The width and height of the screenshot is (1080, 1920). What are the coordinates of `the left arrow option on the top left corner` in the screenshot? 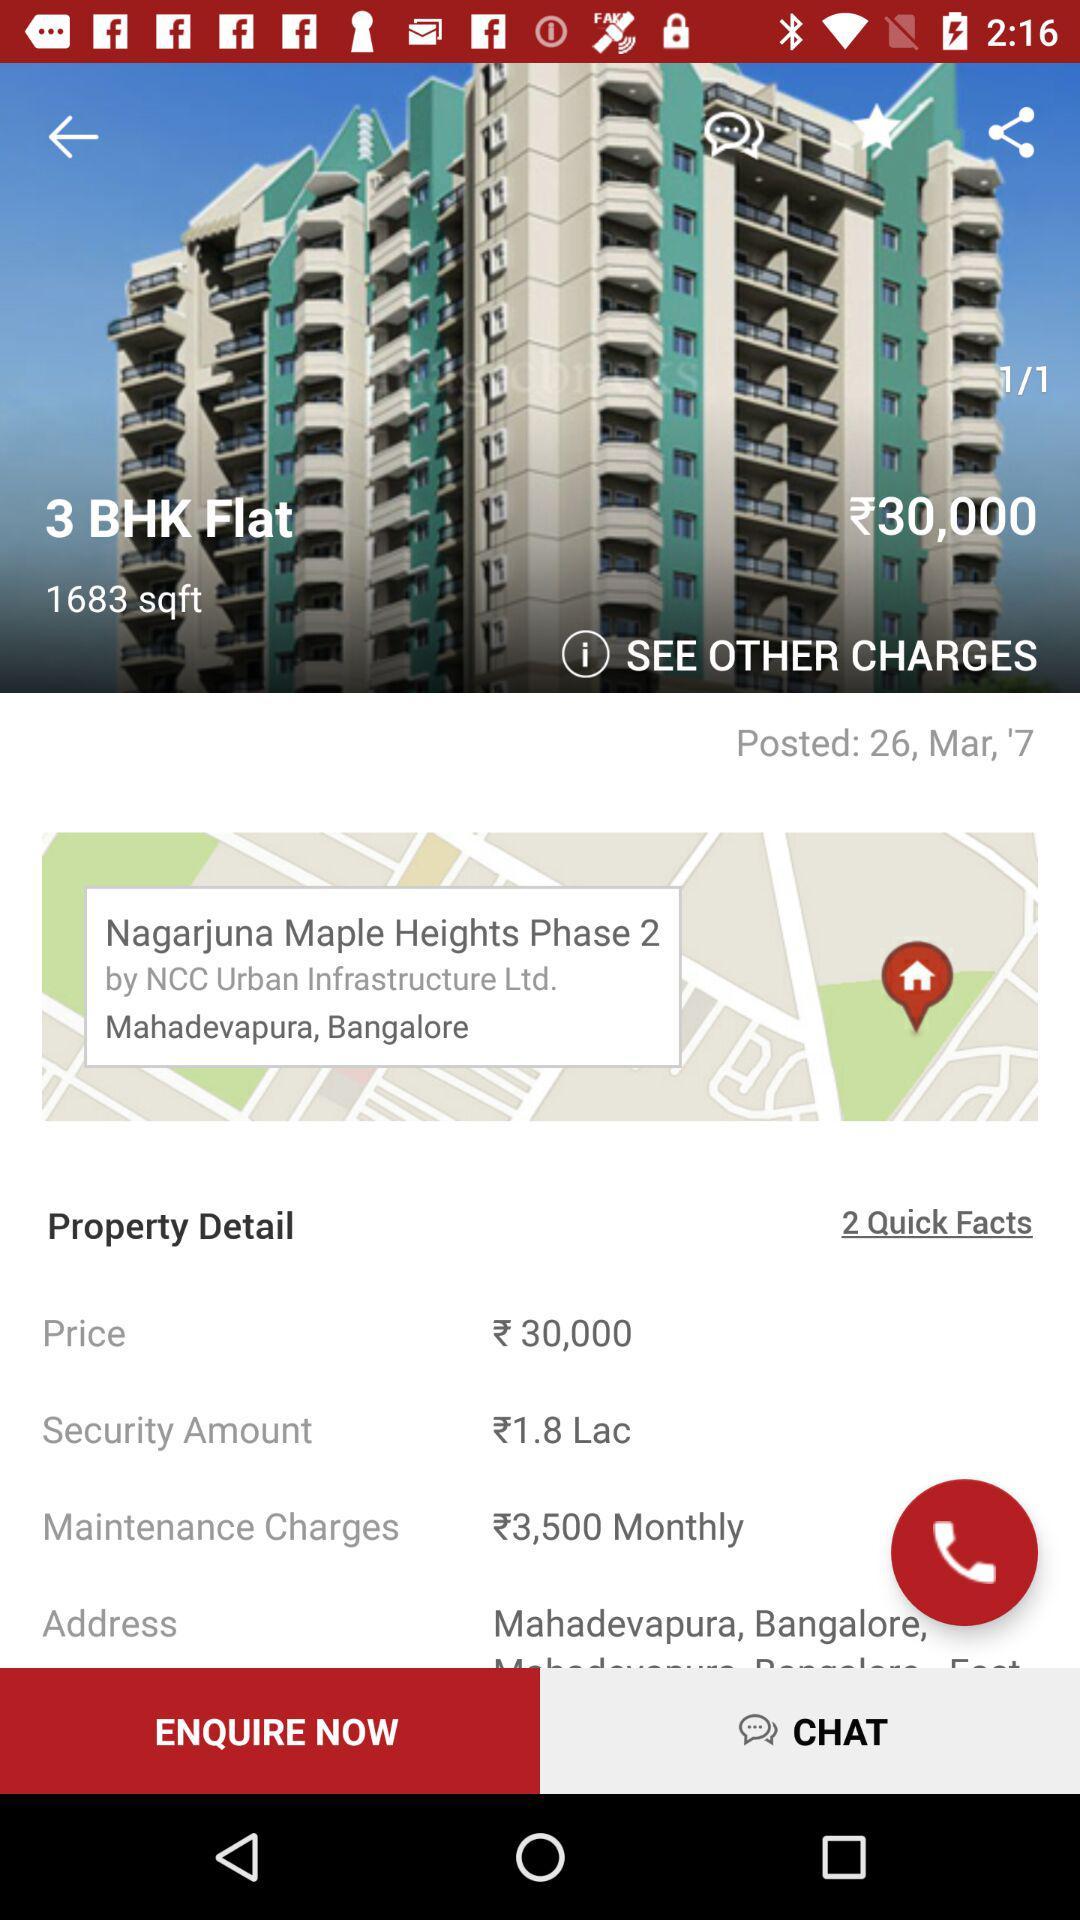 It's located at (79, 136).